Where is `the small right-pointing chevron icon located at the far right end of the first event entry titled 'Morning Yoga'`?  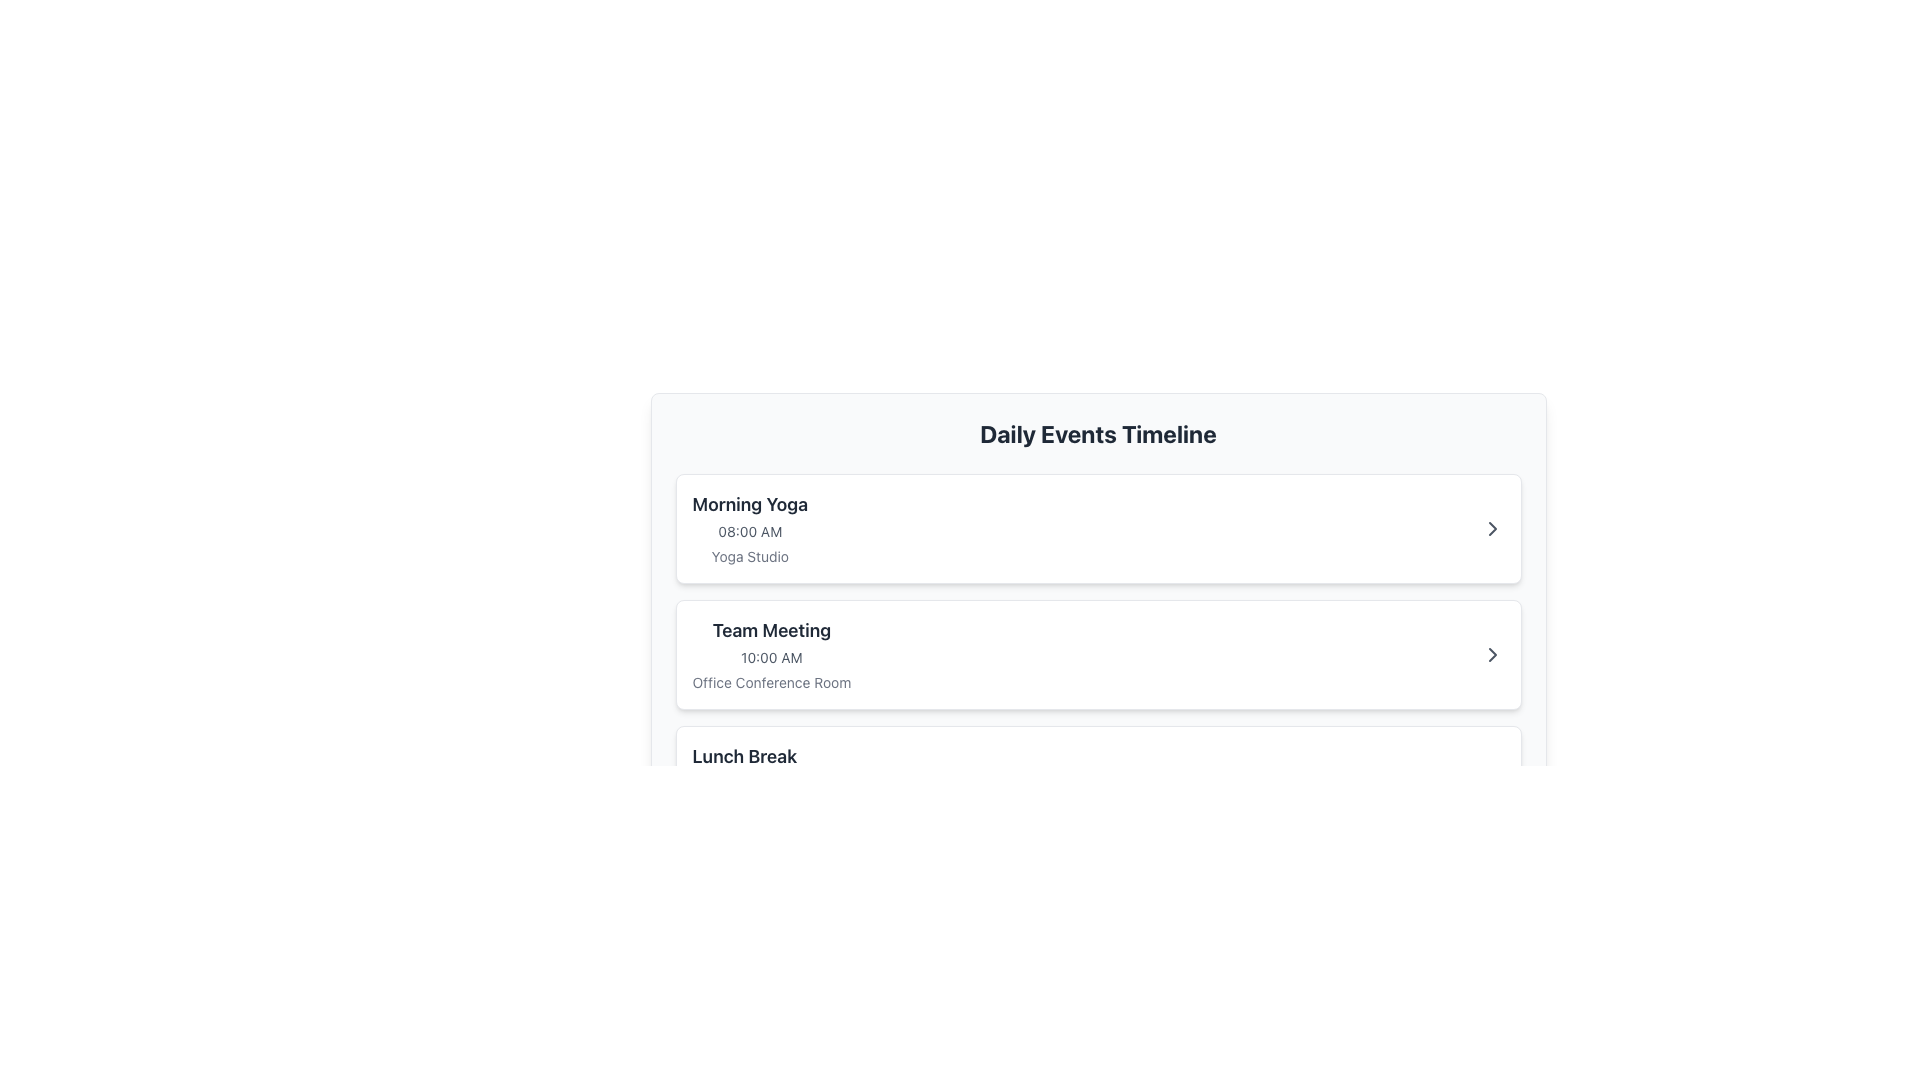
the small right-pointing chevron icon located at the far right end of the first event entry titled 'Morning Yoga' is located at coordinates (1492, 527).